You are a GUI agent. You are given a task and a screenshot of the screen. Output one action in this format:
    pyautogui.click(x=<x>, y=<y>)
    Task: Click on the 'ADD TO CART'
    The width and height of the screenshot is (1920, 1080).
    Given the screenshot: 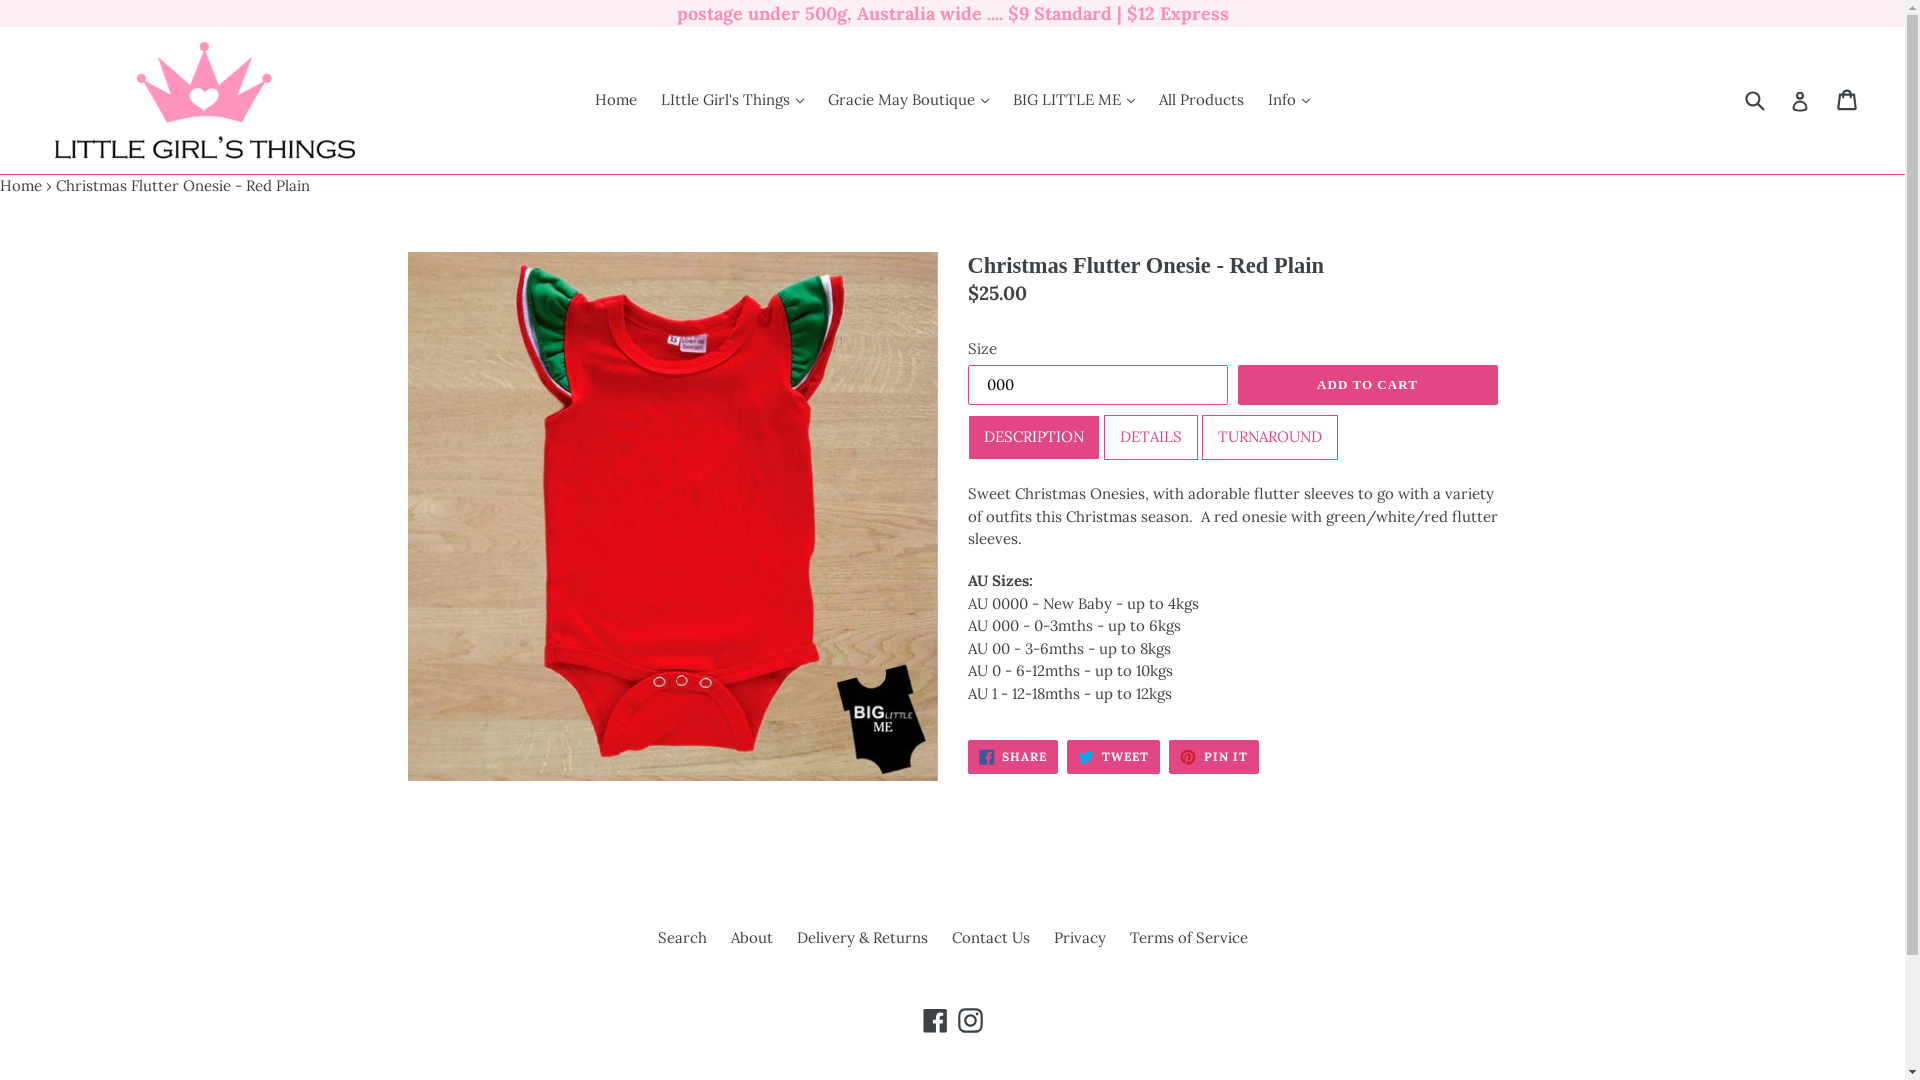 What is the action you would take?
    pyautogui.click(x=1367, y=385)
    